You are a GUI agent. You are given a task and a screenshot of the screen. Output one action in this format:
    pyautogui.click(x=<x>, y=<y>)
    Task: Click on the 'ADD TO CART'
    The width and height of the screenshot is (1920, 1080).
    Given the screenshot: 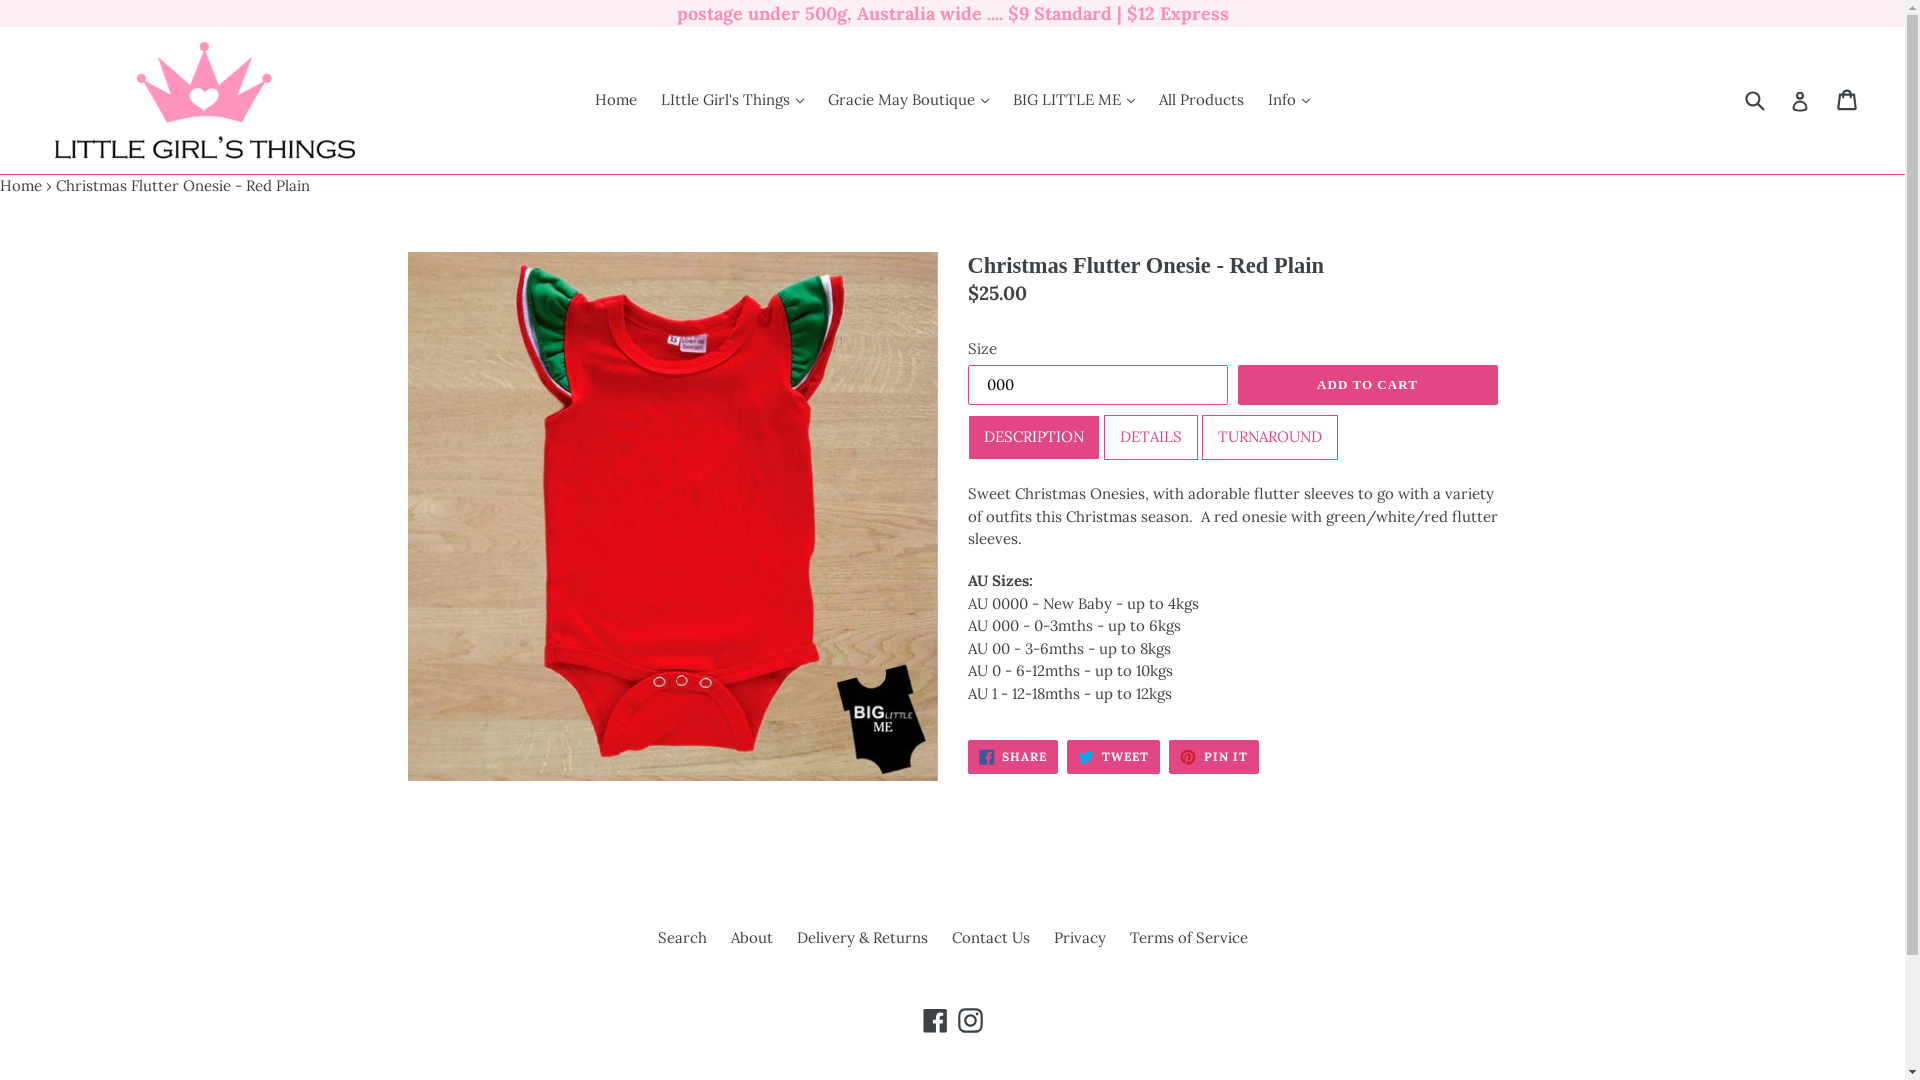 What is the action you would take?
    pyautogui.click(x=1367, y=385)
    